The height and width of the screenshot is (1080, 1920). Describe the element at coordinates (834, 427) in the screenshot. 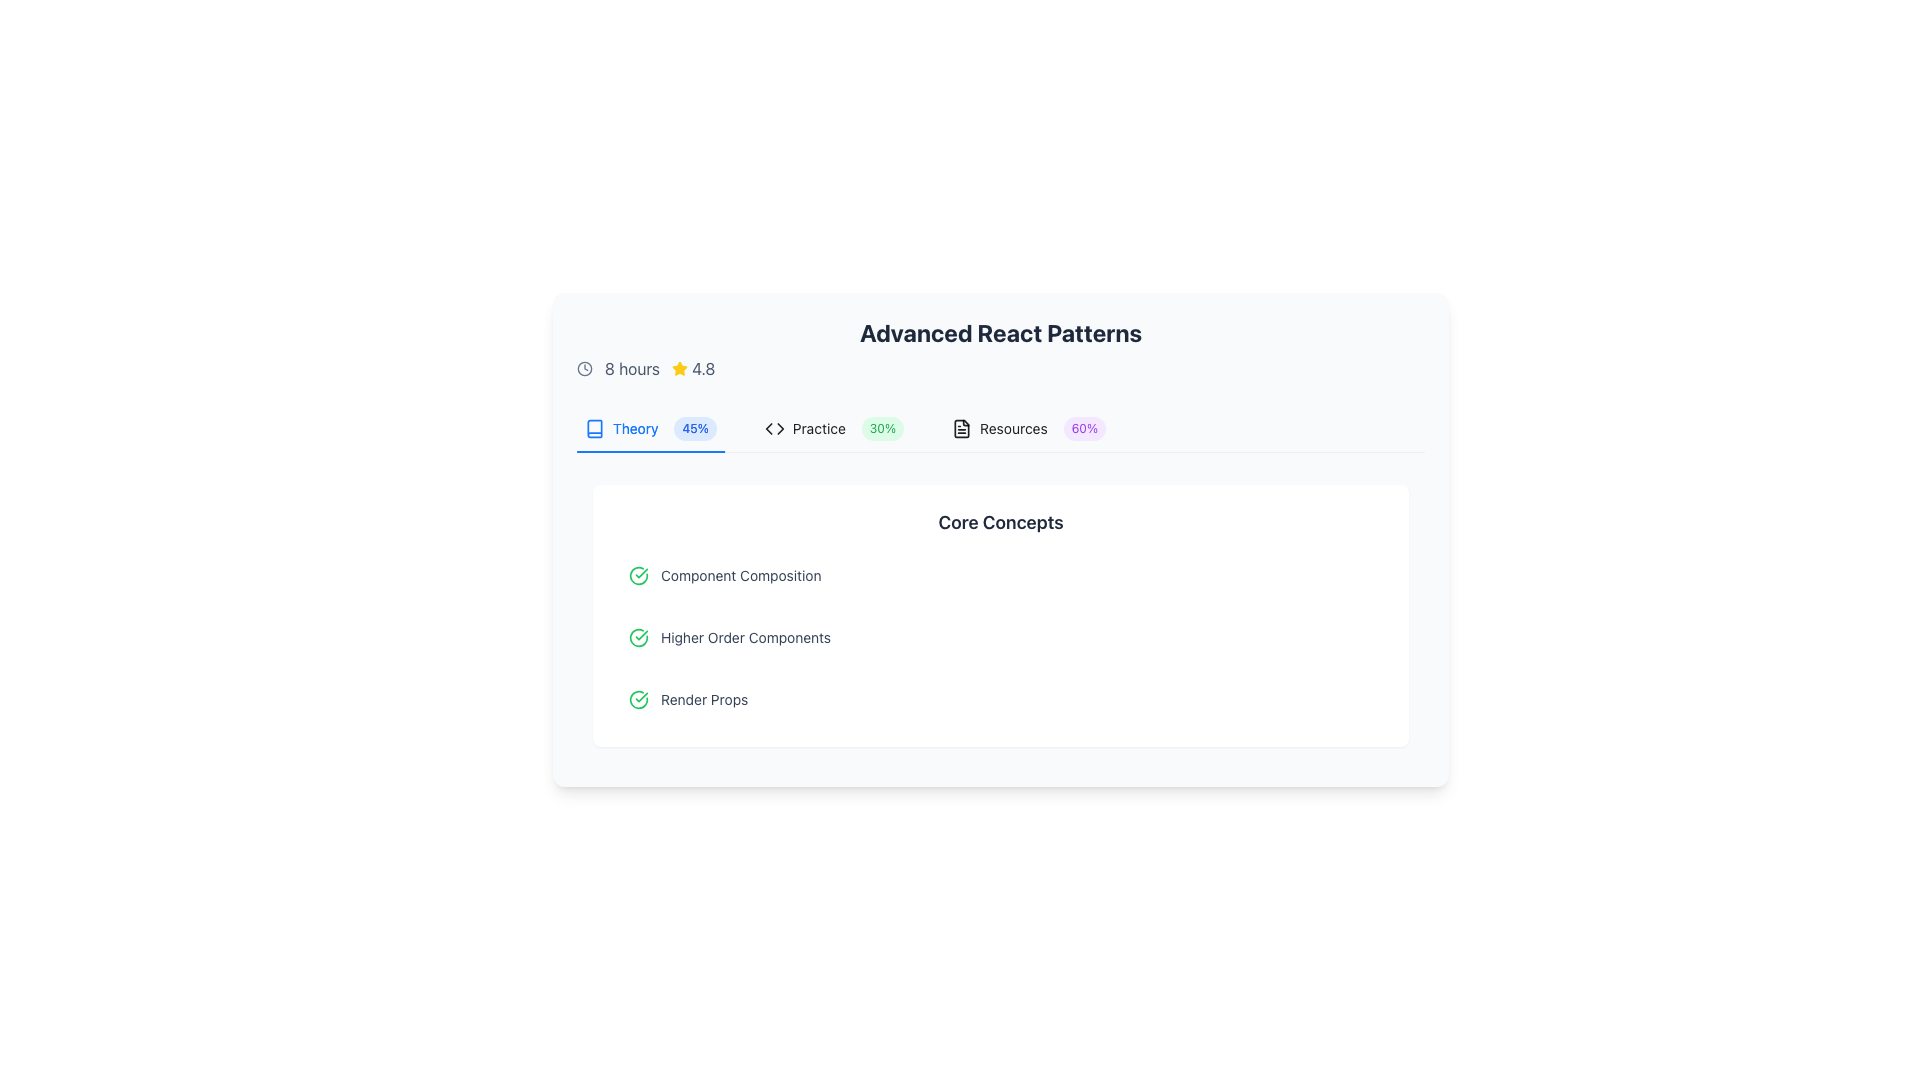

I see `the 'Practice' tab button, which is the second tab in the horizontal tab group` at that location.